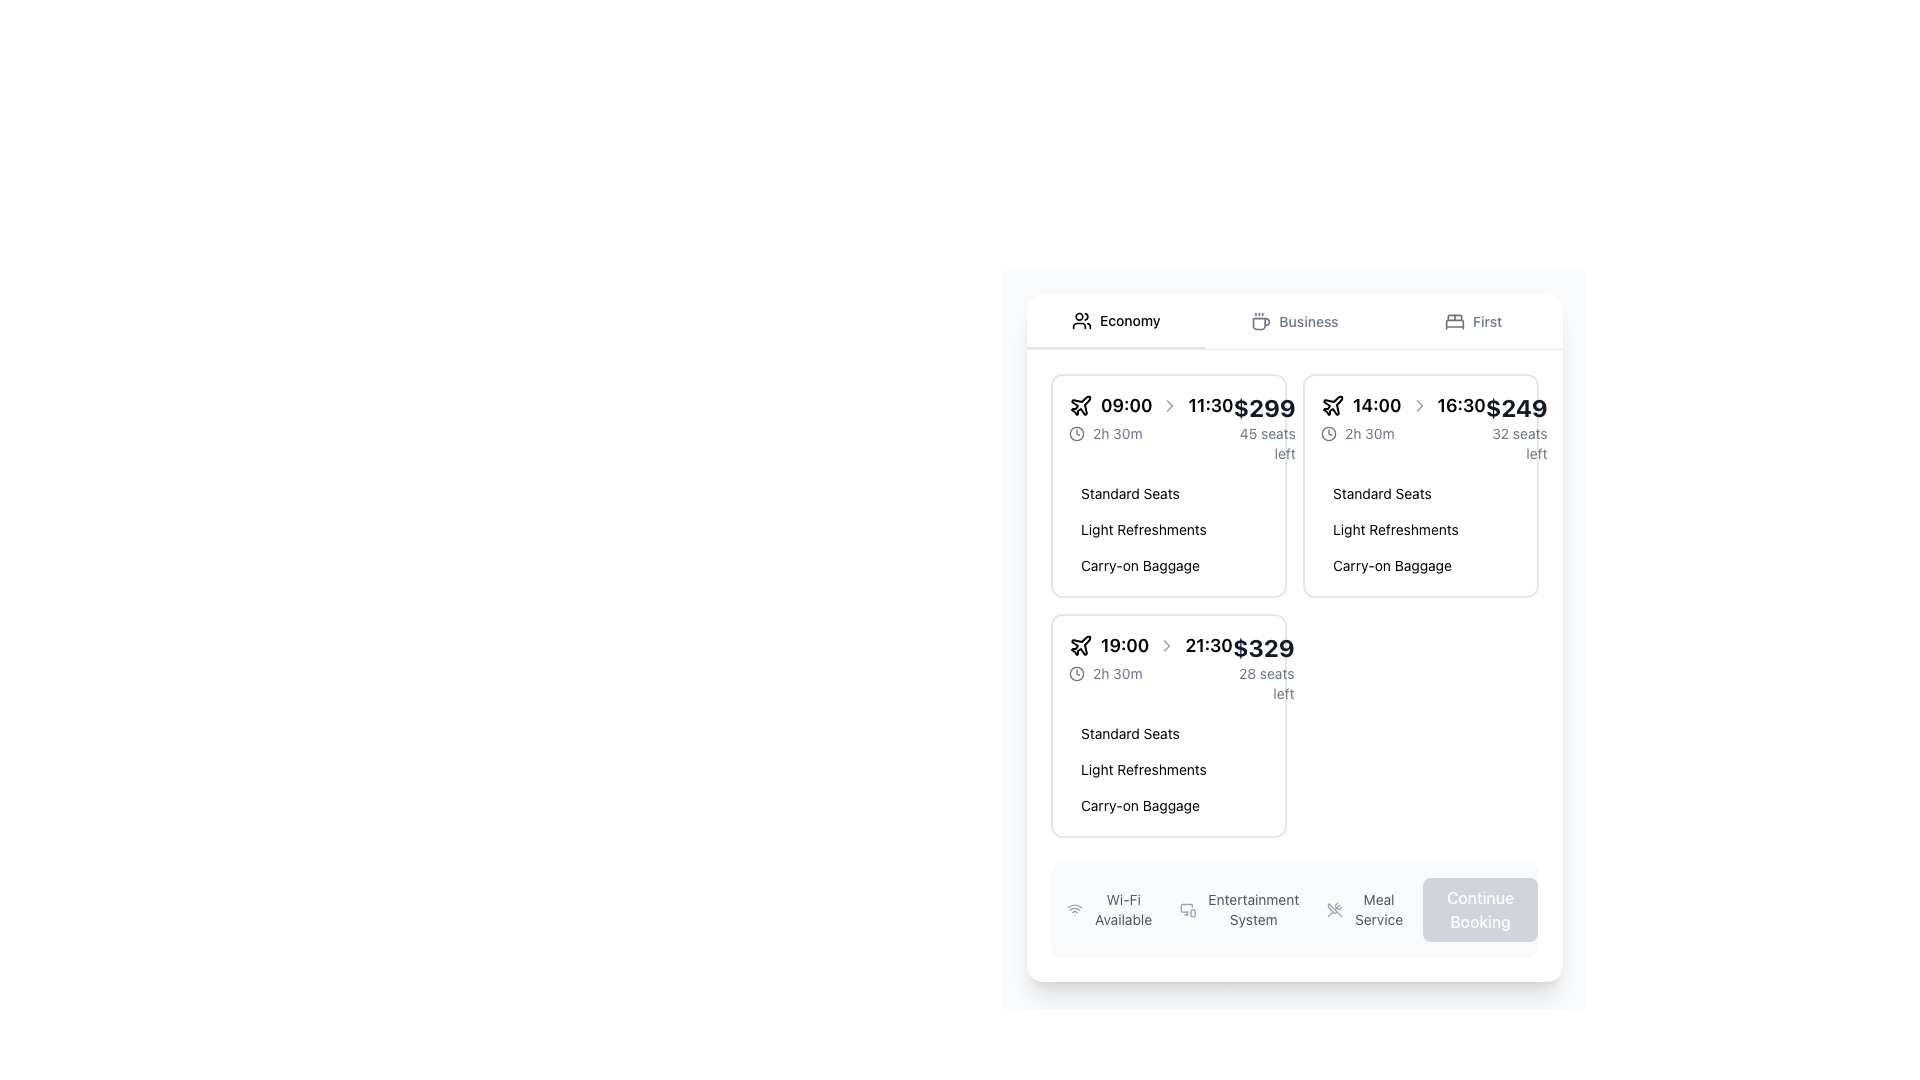 This screenshot has height=1080, width=1920. I want to click on the text label displaying the duration '2h 30m', which is styled in a minimalistic sans-serif font and located to the right of a clock icon within the central information card, so click(1368, 433).